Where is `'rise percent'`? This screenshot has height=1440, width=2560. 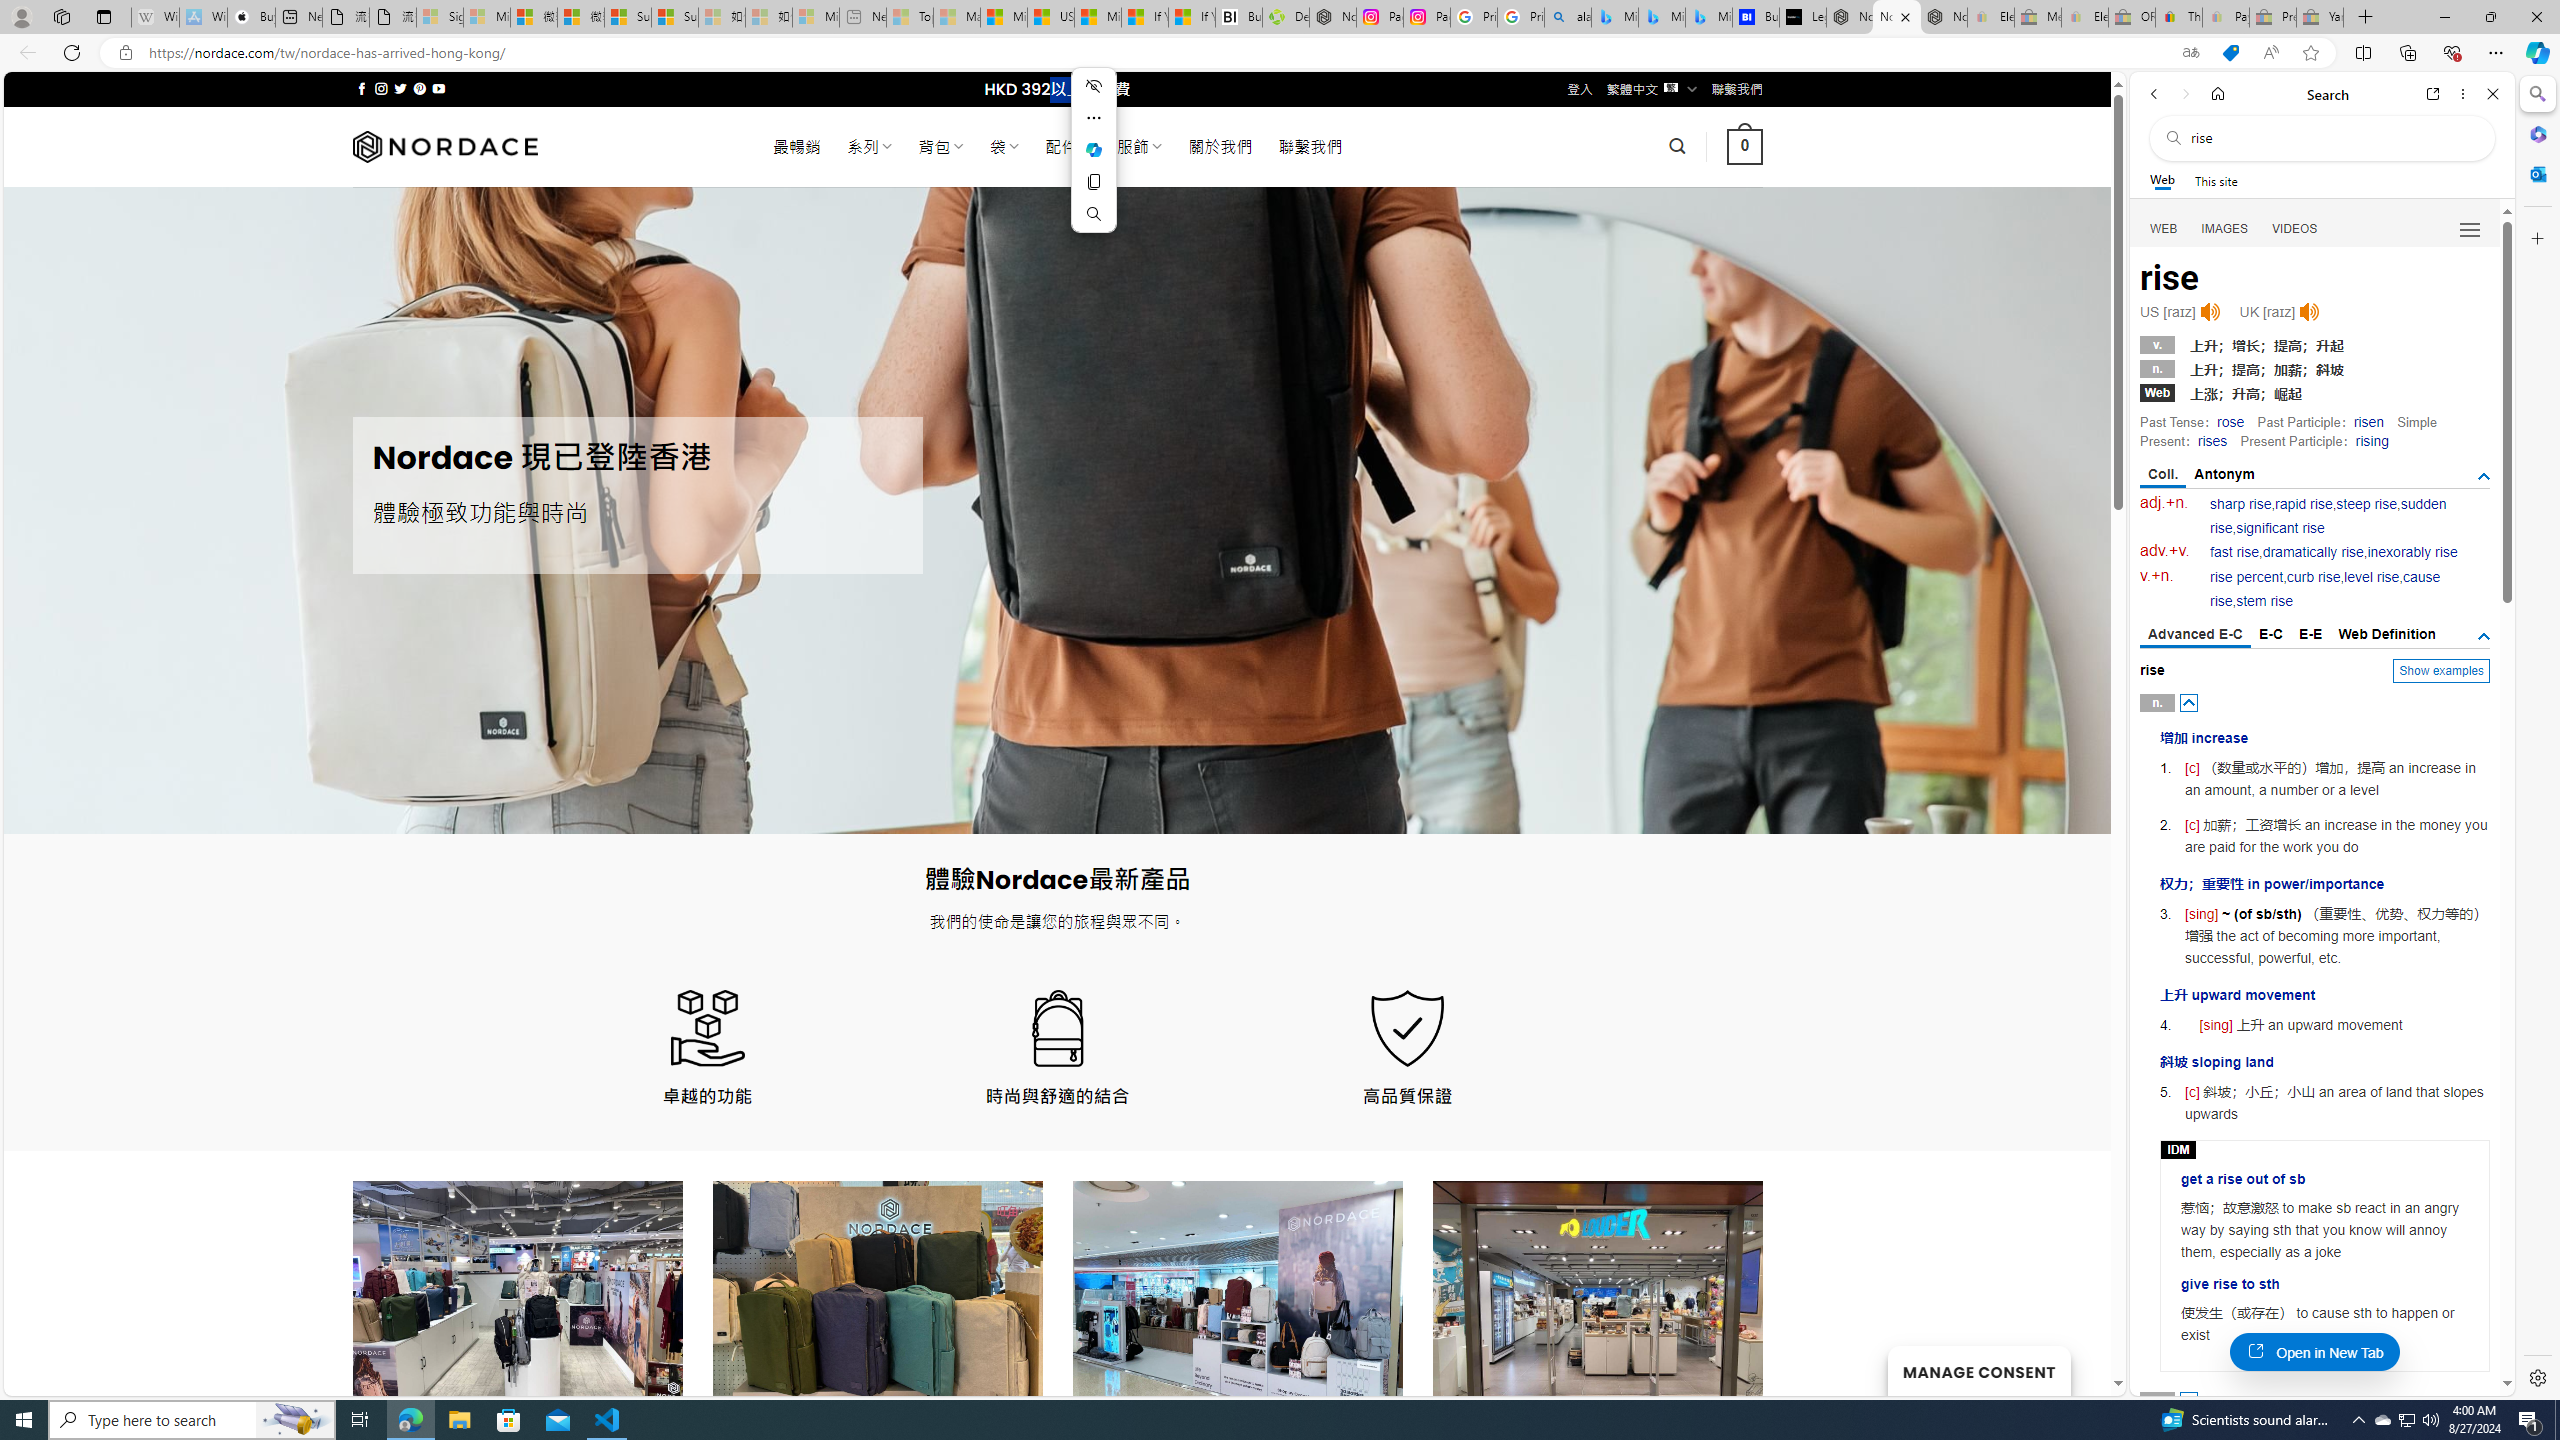 'rise percent' is located at coordinates (2246, 577).